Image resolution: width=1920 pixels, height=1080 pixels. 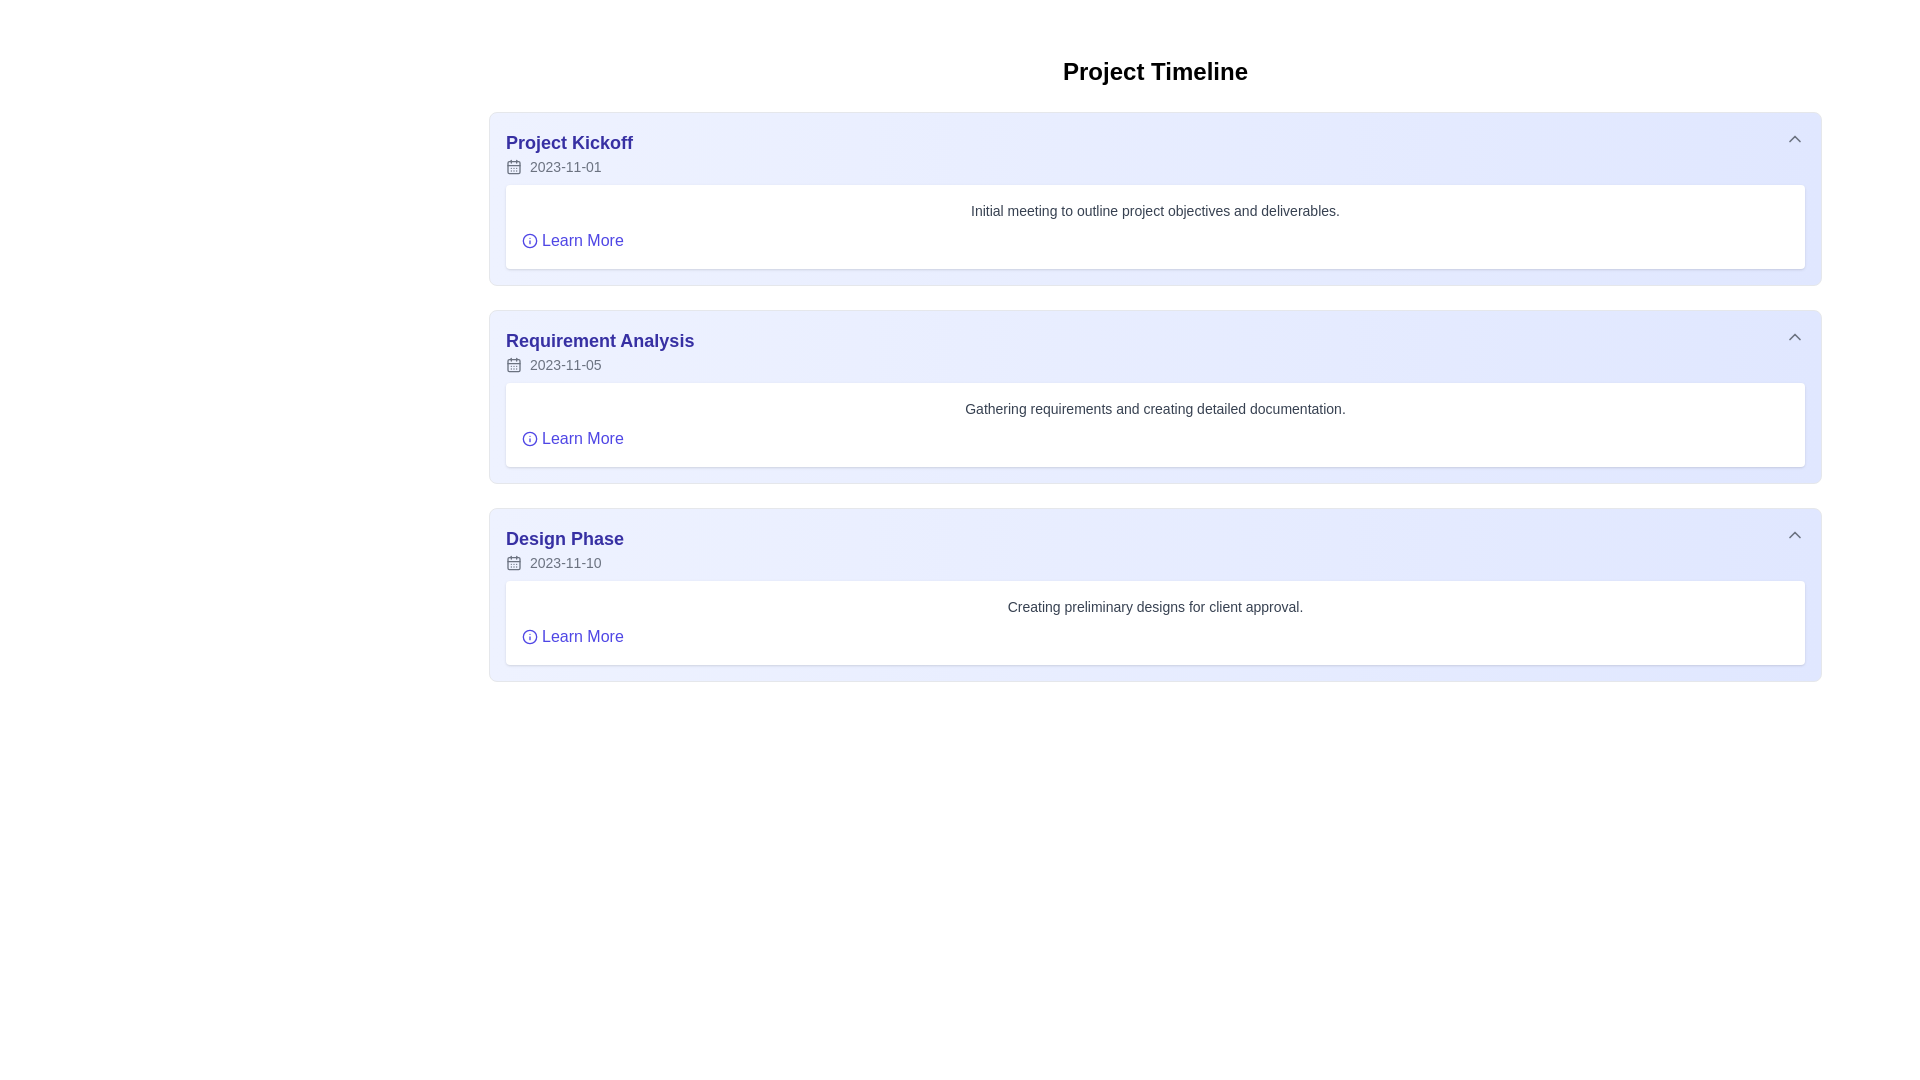 I want to click on the rectangle within the calendar icon associated with the 'Project Kickoff' title in the first card of the Project Timeline list, as it is an interactive element, so click(x=513, y=165).